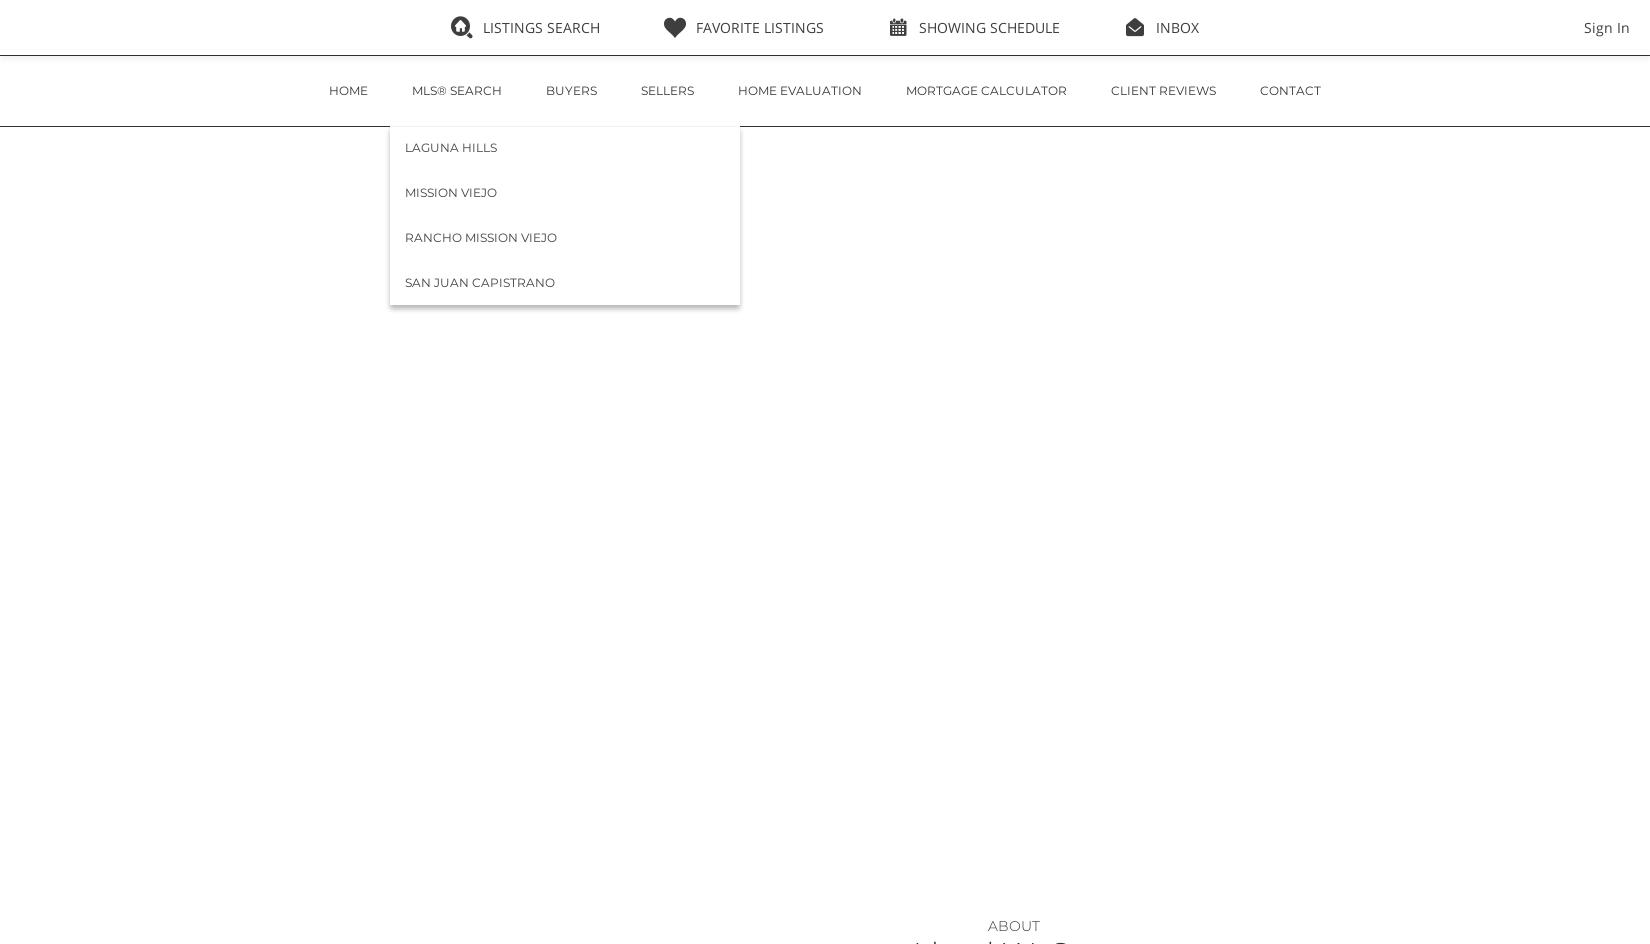 The height and width of the screenshot is (944, 1650). Describe the element at coordinates (1176, 27) in the screenshot. I see `'Inbox'` at that location.